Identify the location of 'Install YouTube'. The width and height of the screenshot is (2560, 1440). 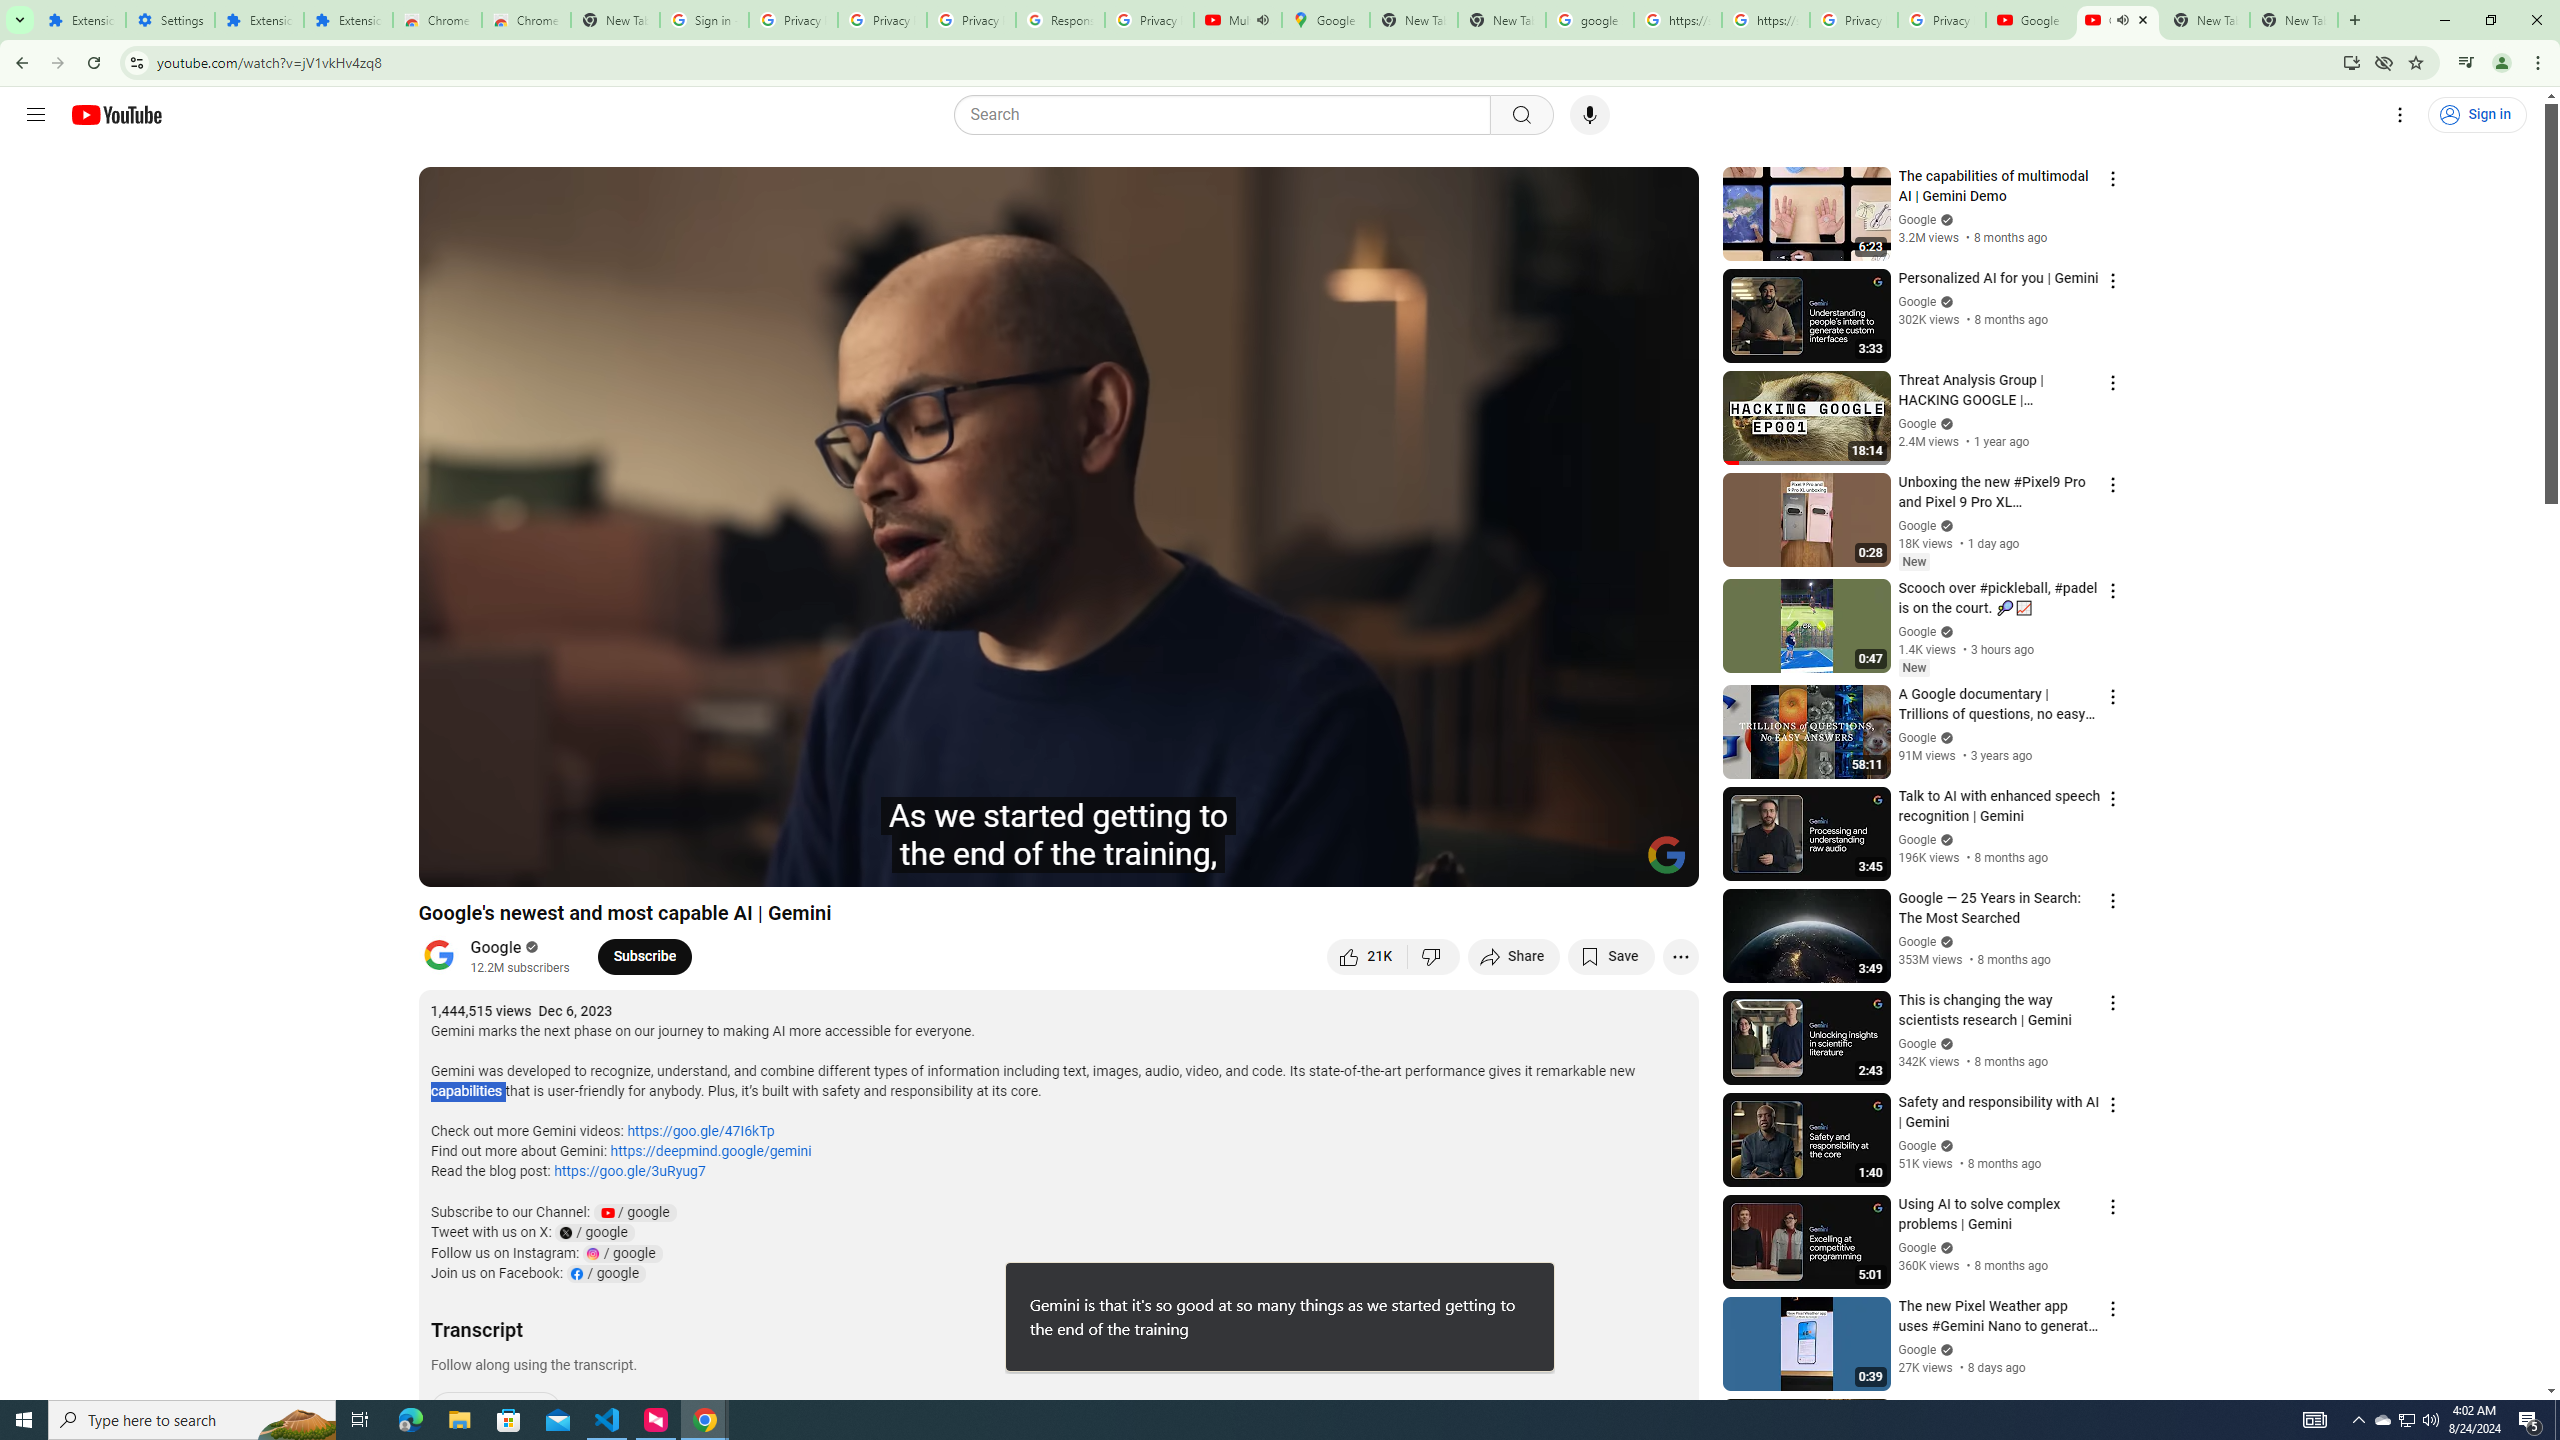
(2351, 61).